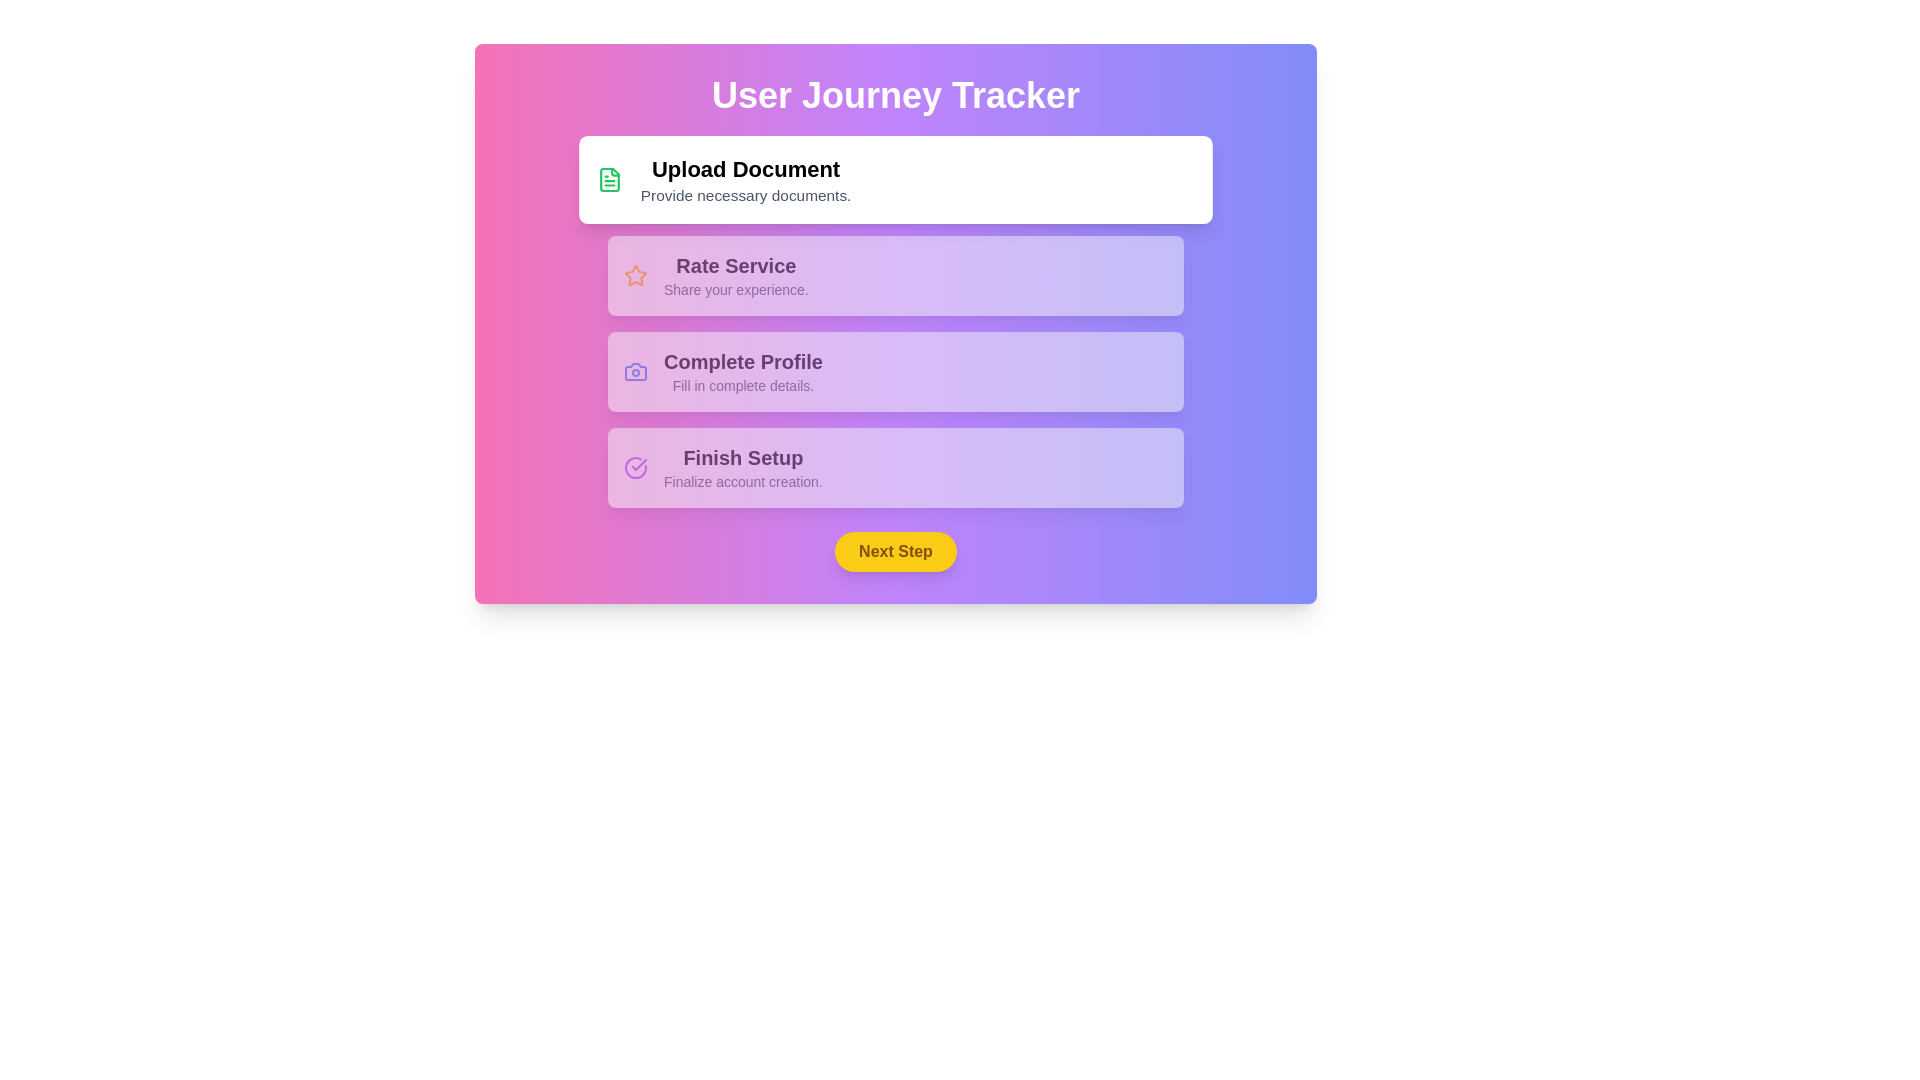 This screenshot has height=1080, width=1920. I want to click on text from the multiline text label displaying 'Complete Profile' and 'Fill in complete details', which is the second option in the list of steps below 'Rate Service' and above 'Finish Setup', so click(742, 371).